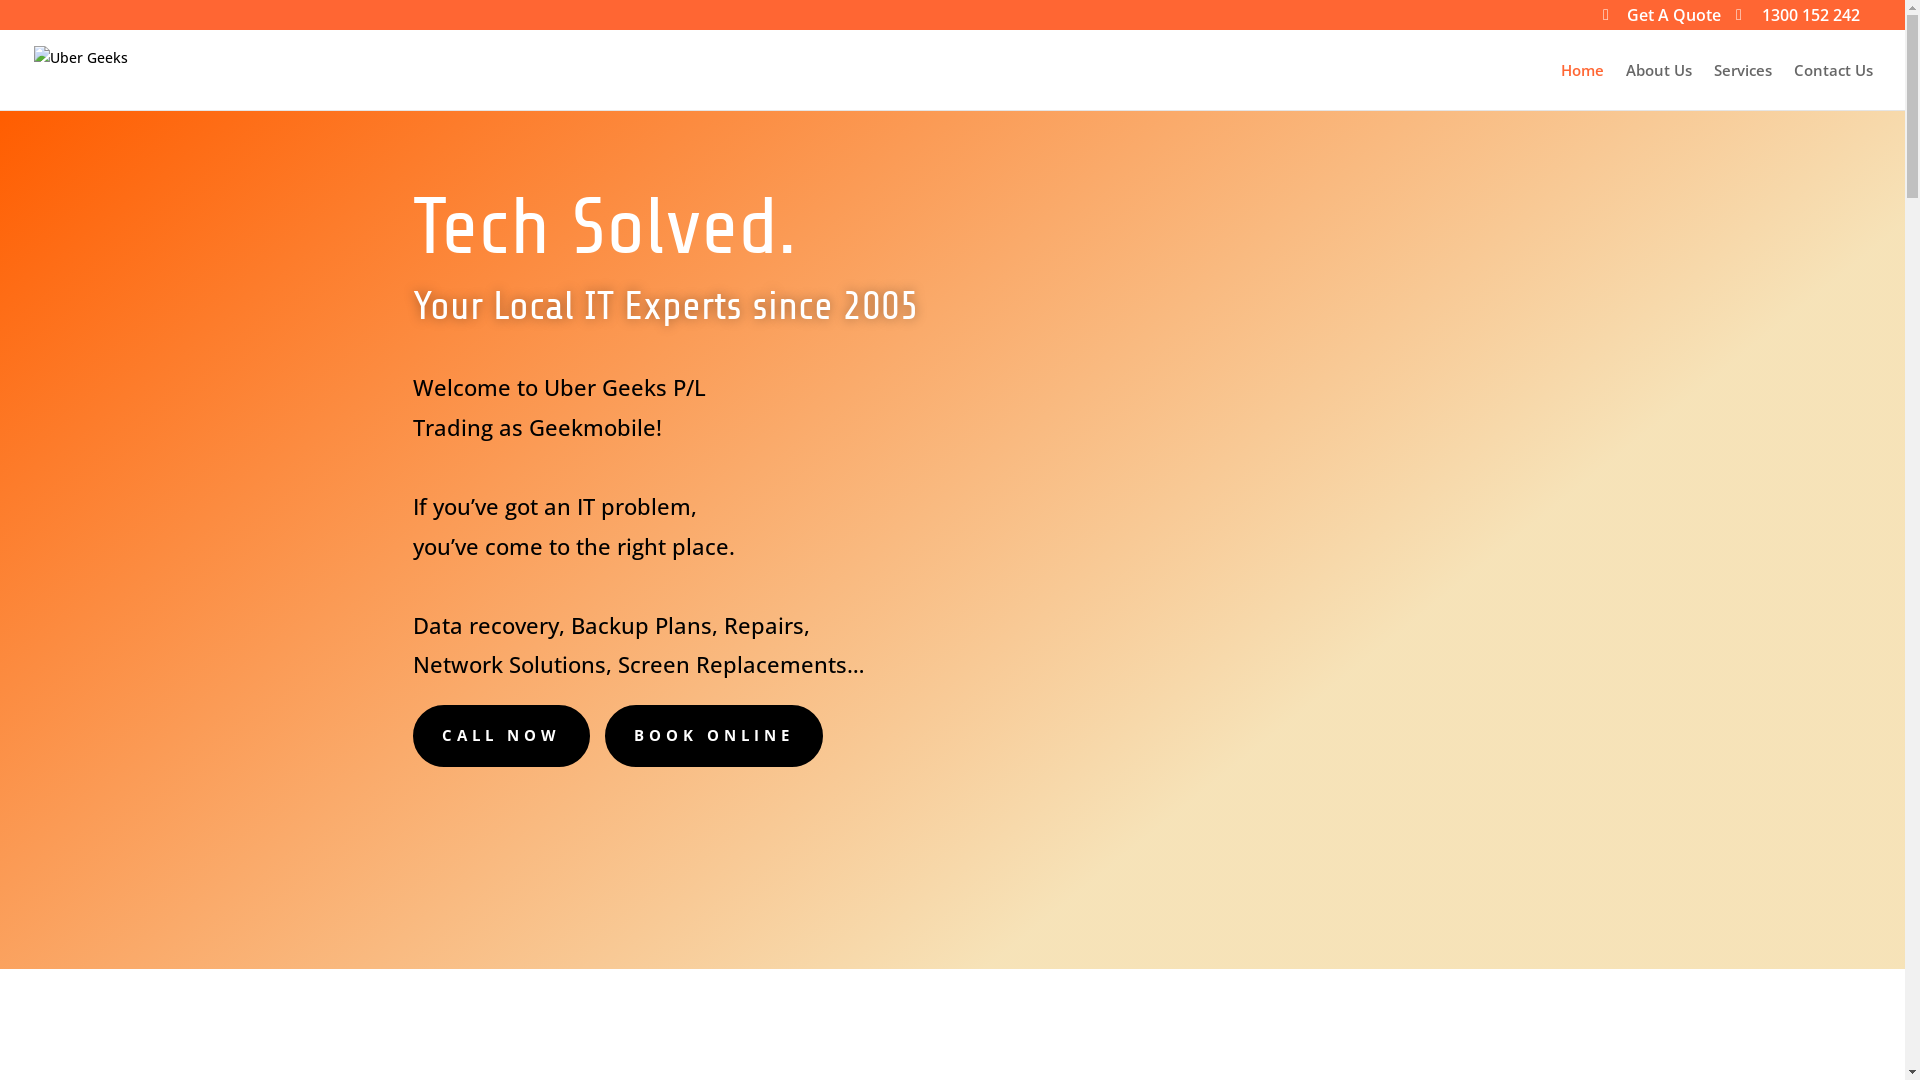 The height and width of the screenshot is (1080, 1920). What do you see at coordinates (1661, 20) in the screenshot?
I see `'Get A Quote'` at bounding box center [1661, 20].